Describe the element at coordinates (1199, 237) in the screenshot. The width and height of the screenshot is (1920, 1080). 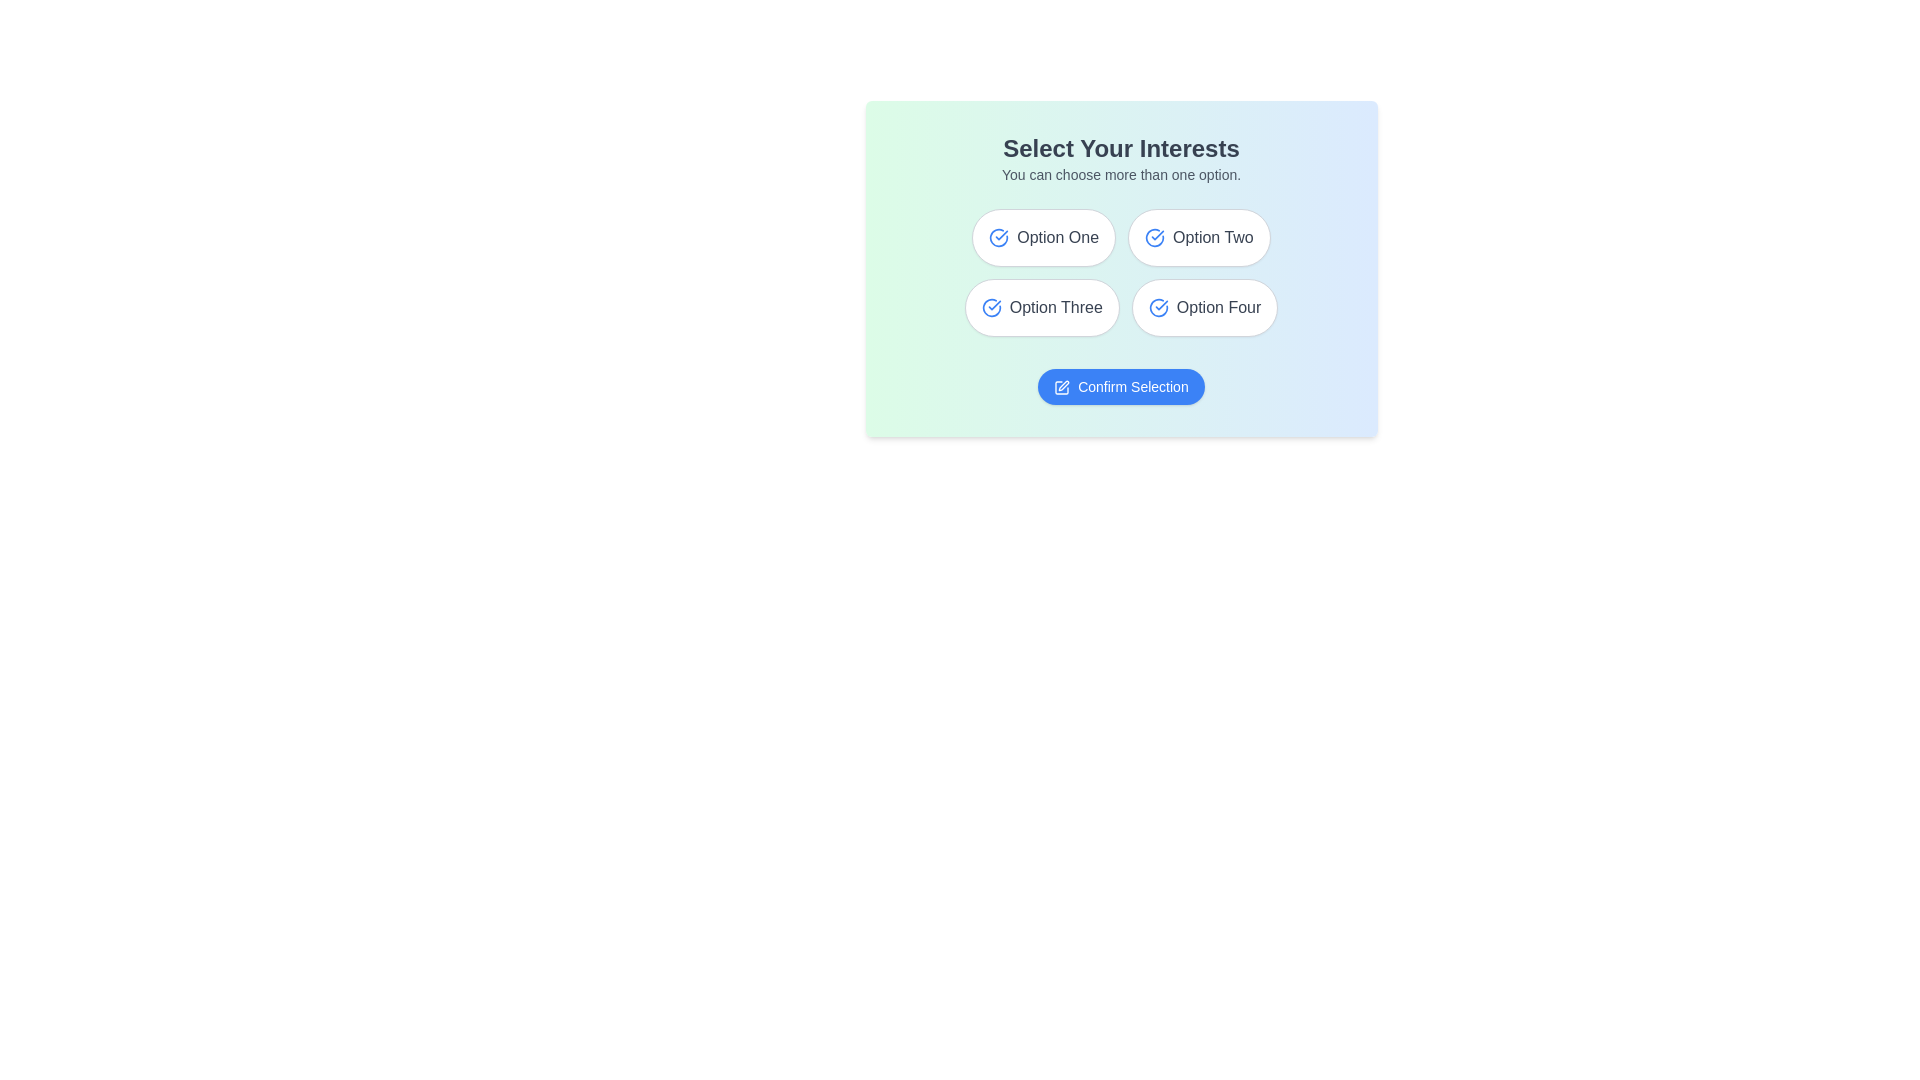
I see `the option Option Two to observe the hover effect` at that location.